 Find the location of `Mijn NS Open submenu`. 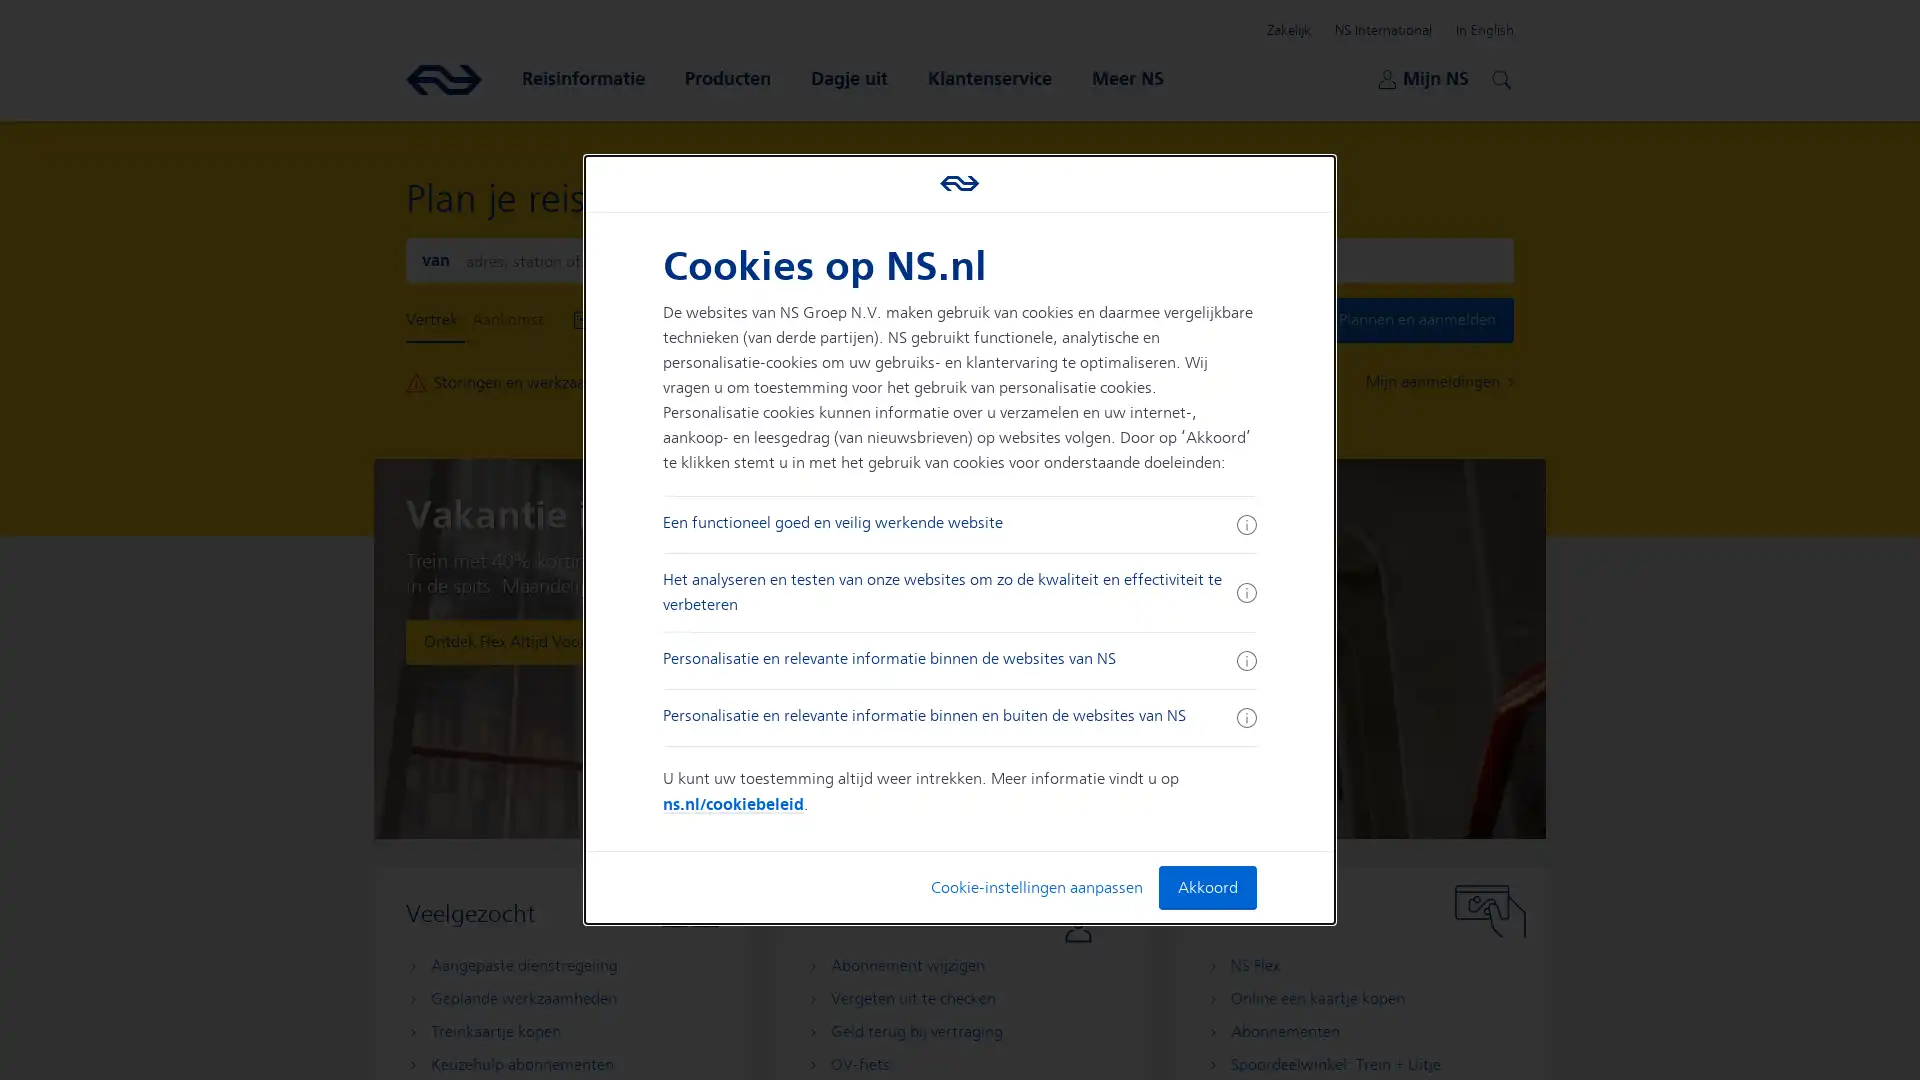

Mijn NS Open submenu is located at coordinates (1422, 77).